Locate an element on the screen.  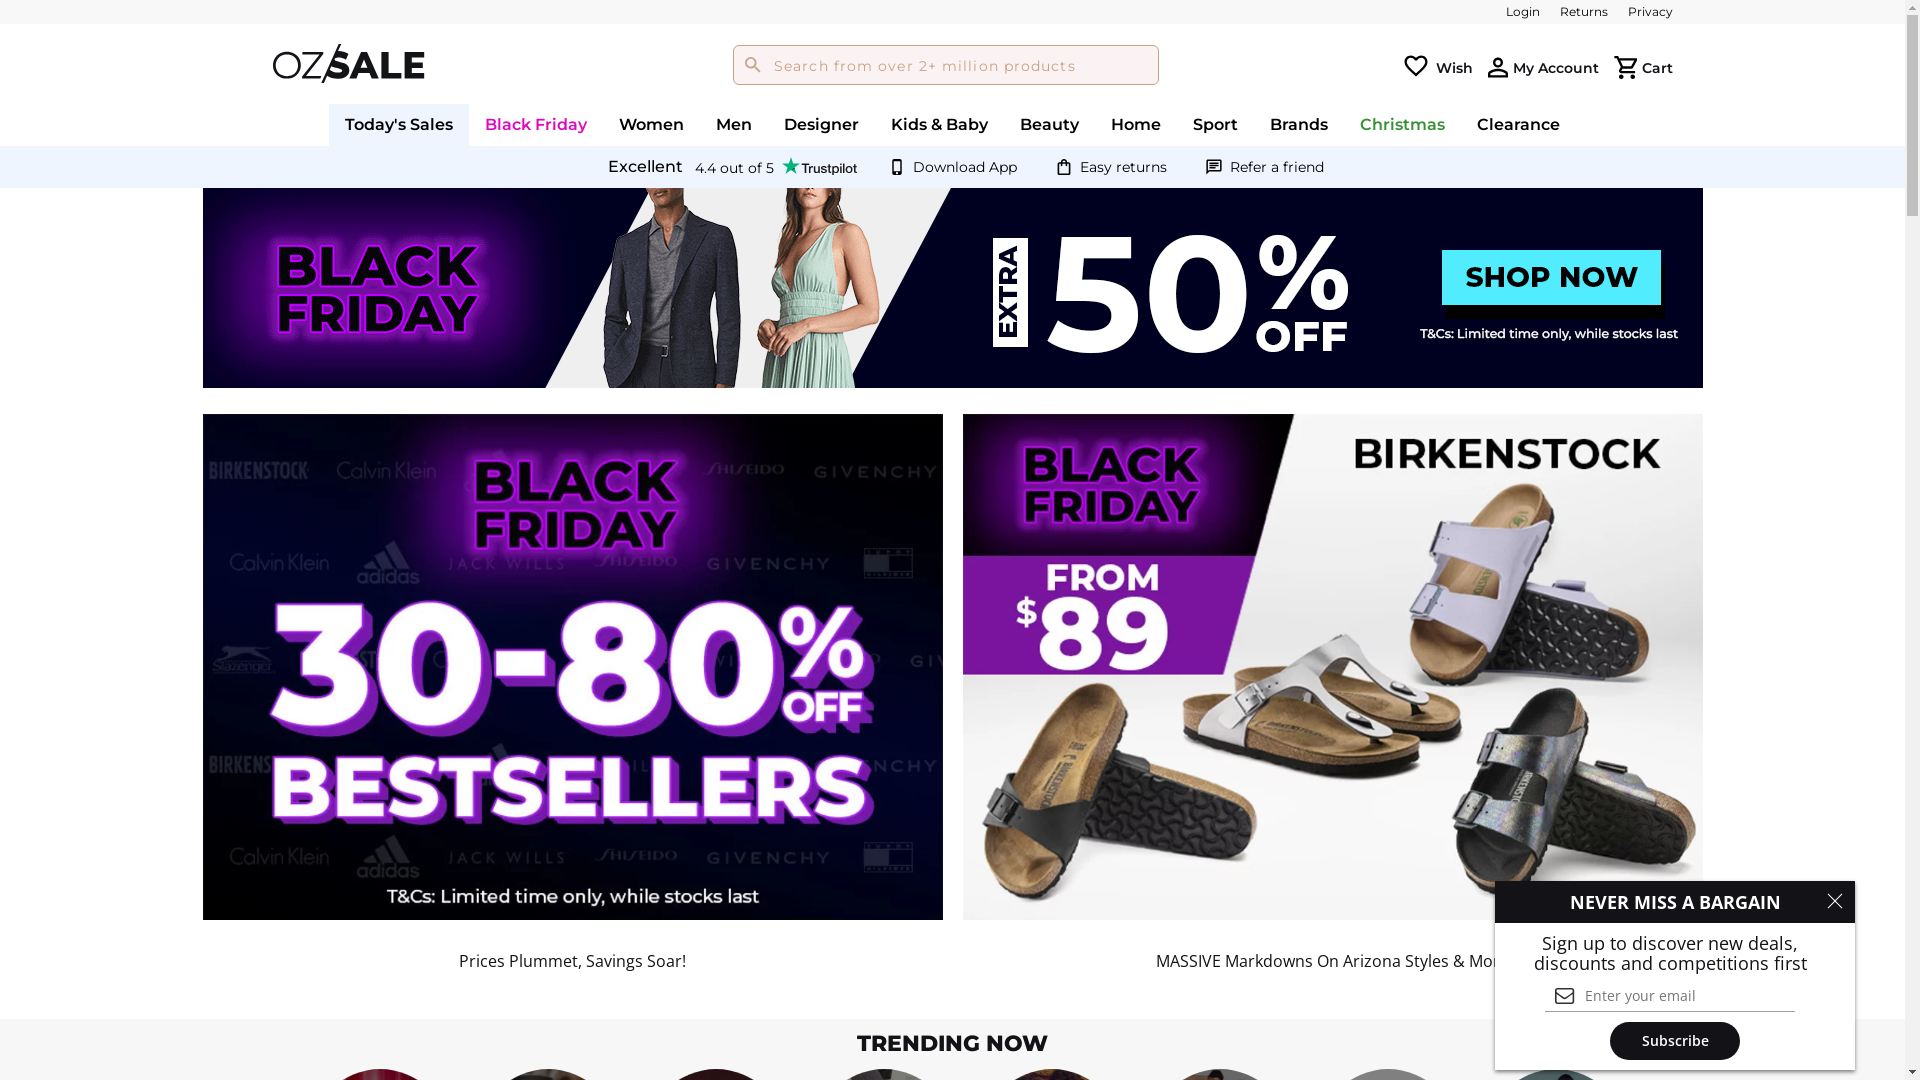
'Wish' is located at coordinates (1454, 65).